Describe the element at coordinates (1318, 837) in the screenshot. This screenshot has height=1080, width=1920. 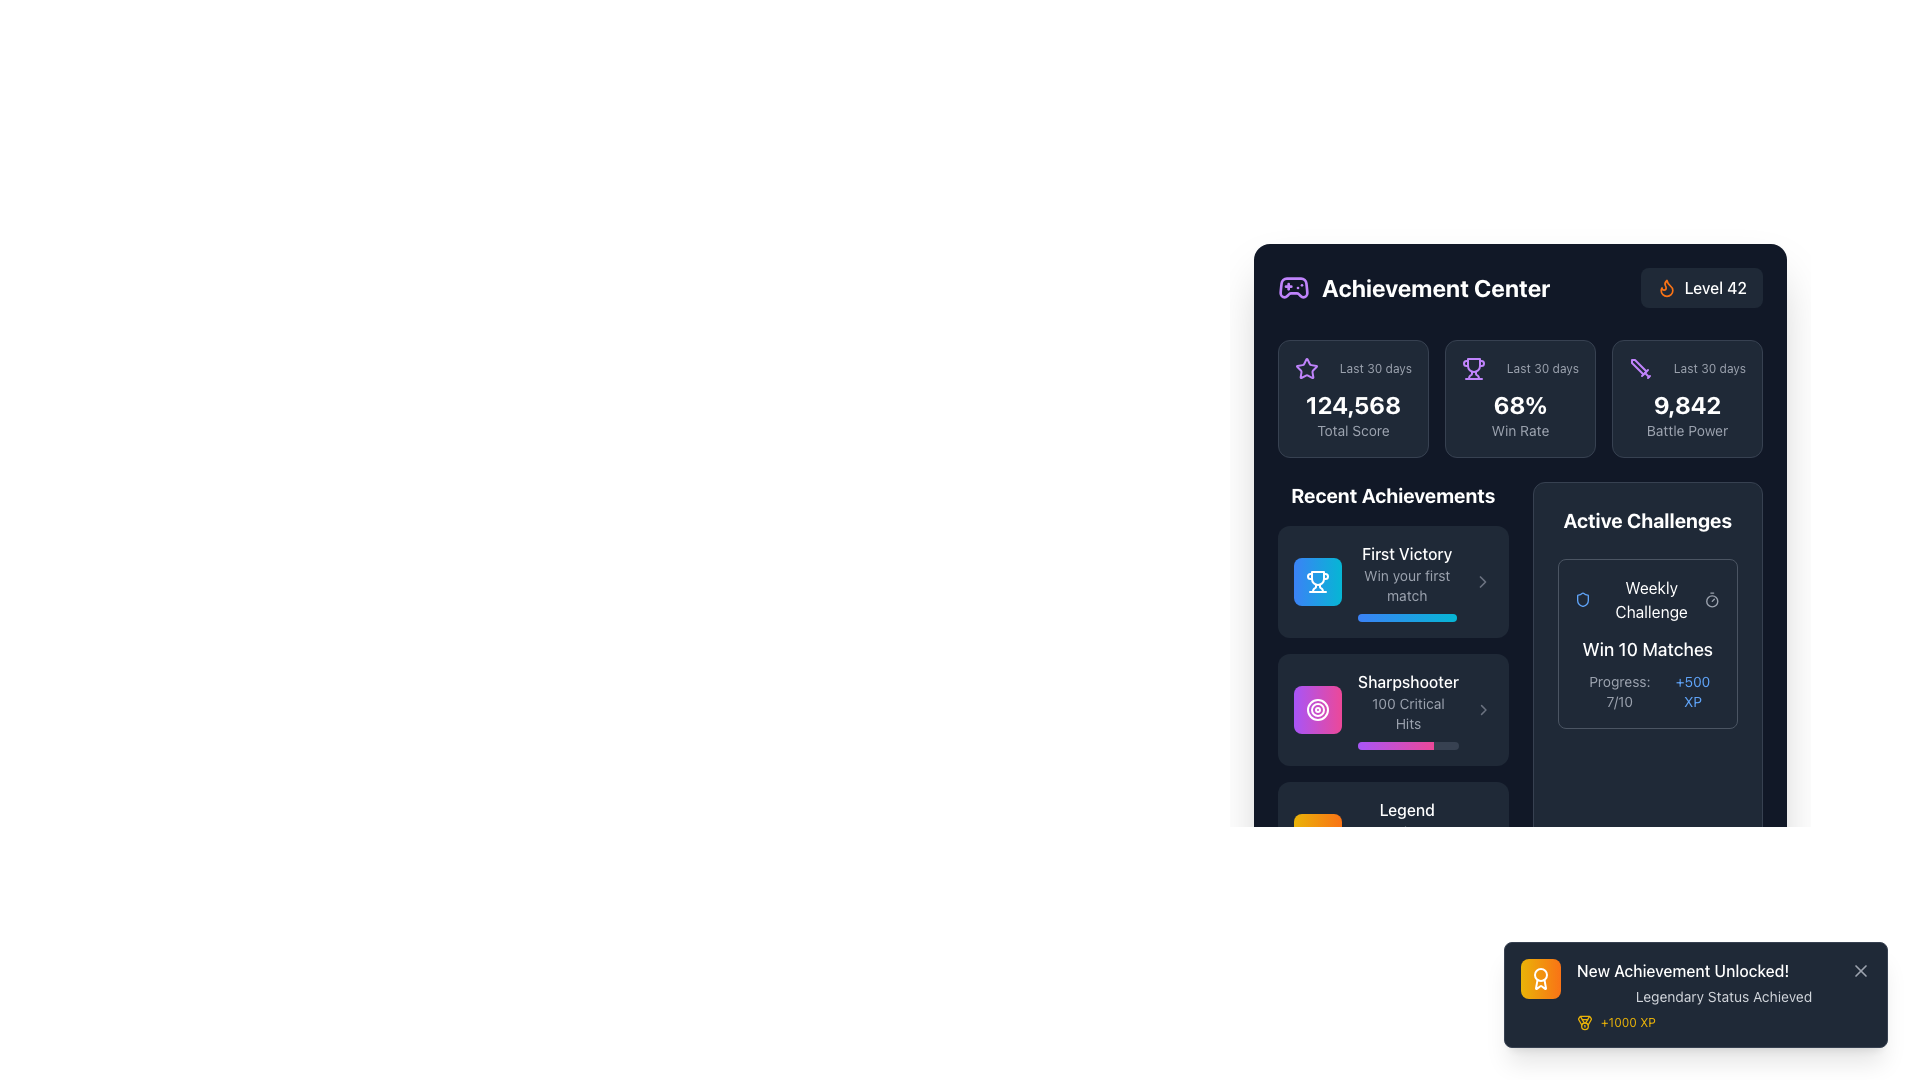
I see `the rectangular button styled with a gradient background transitioning from yellow to orange, located directly above the text 'Legend'` at that location.